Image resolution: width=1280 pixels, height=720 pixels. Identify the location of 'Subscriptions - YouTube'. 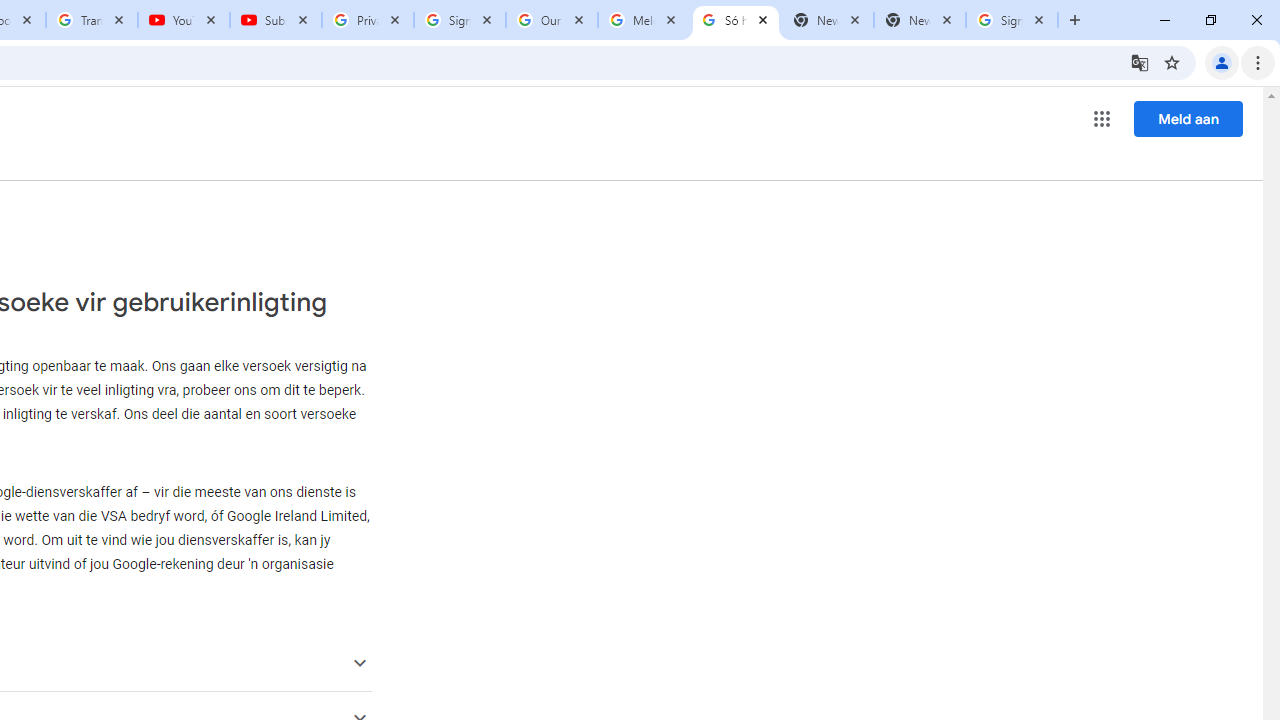
(275, 20).